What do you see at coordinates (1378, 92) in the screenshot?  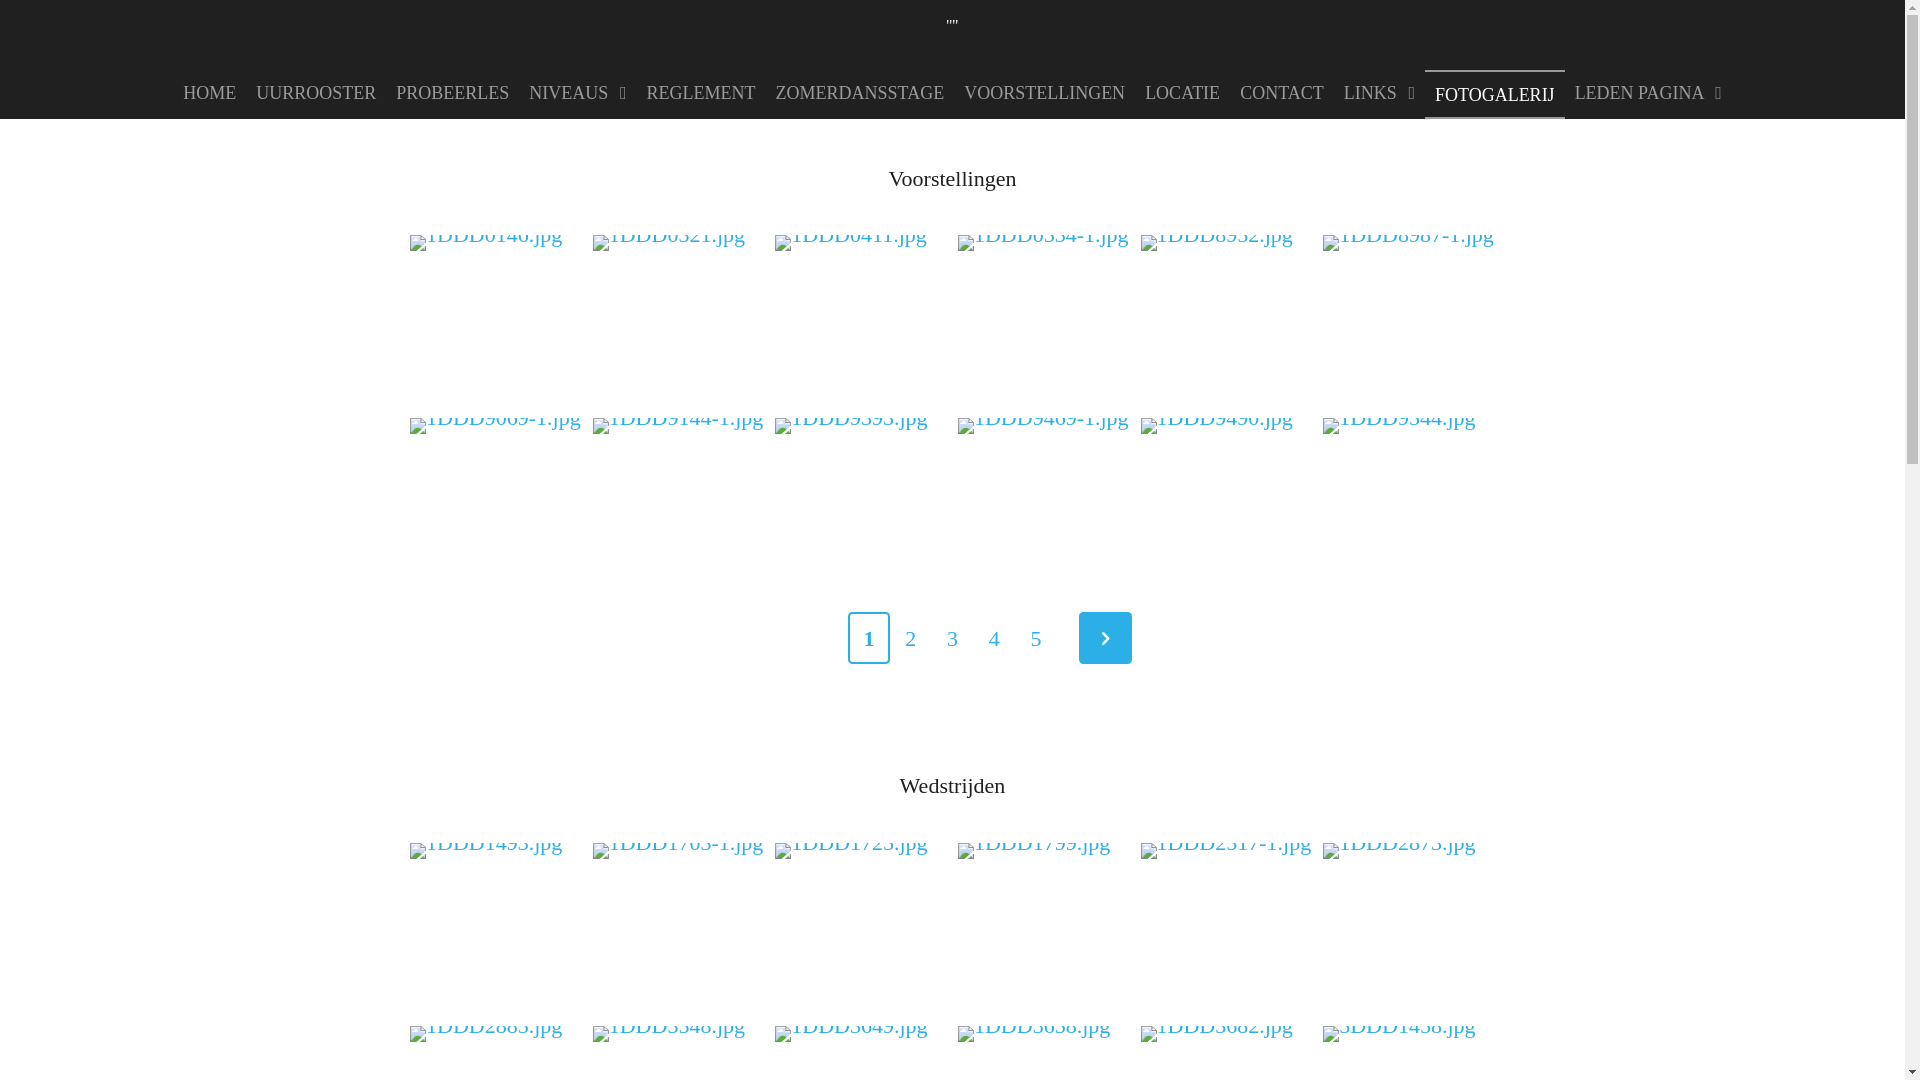 I see `'LINKS'` at bounding box center [1378, 92].